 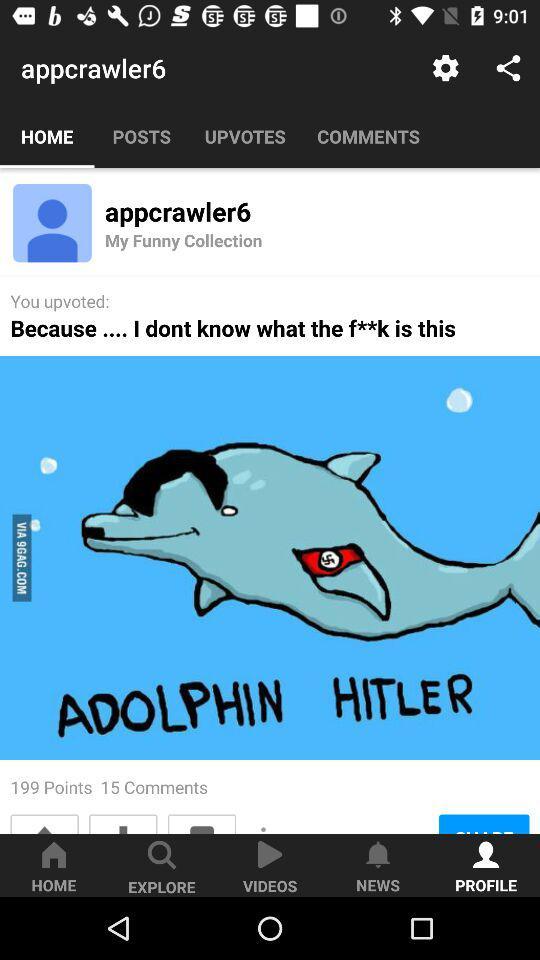 What do you see at coordinates (161, 853) in the screenshot?
I see `icon above explore` at bounding box center [161, 853].